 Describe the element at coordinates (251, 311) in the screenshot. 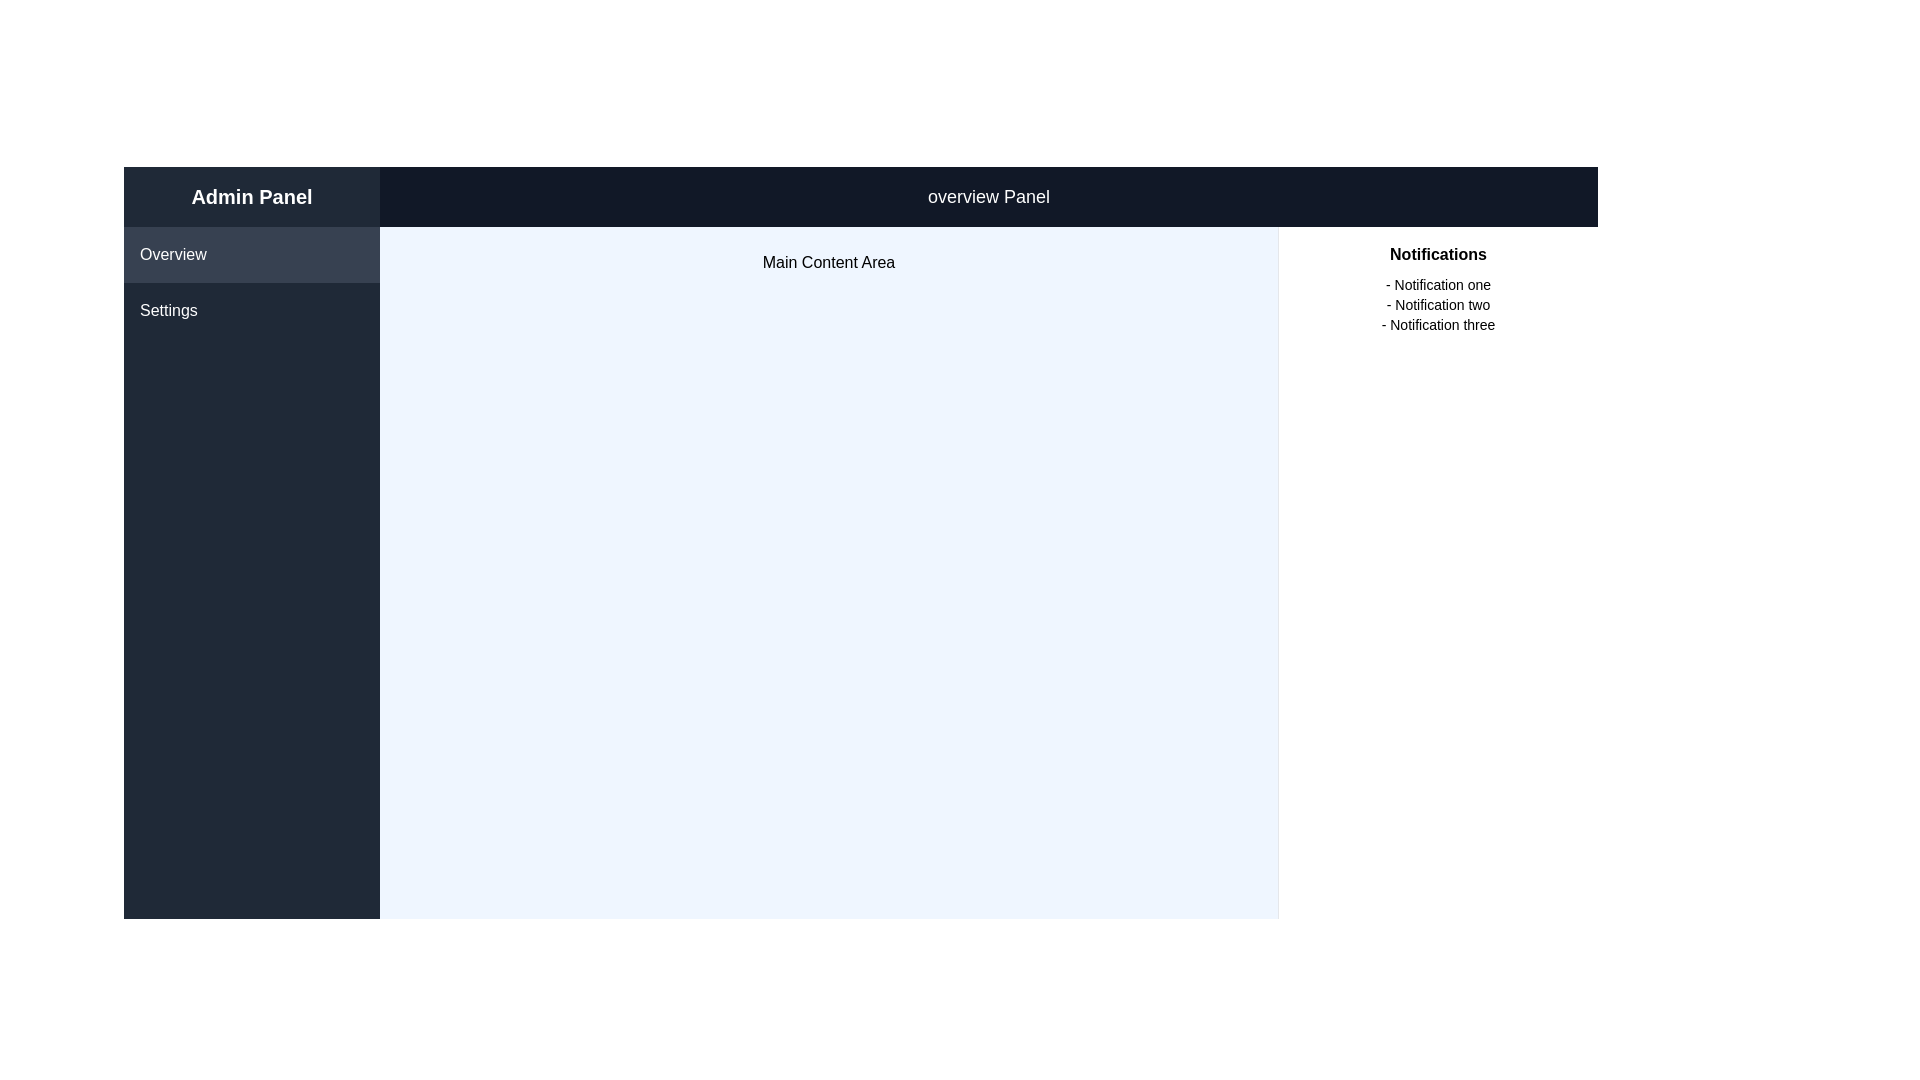

I see `the 'Settings' navigation button located in the Admin Panel section of the sidebar, positioned directly below the 'Overview' button` at that location.